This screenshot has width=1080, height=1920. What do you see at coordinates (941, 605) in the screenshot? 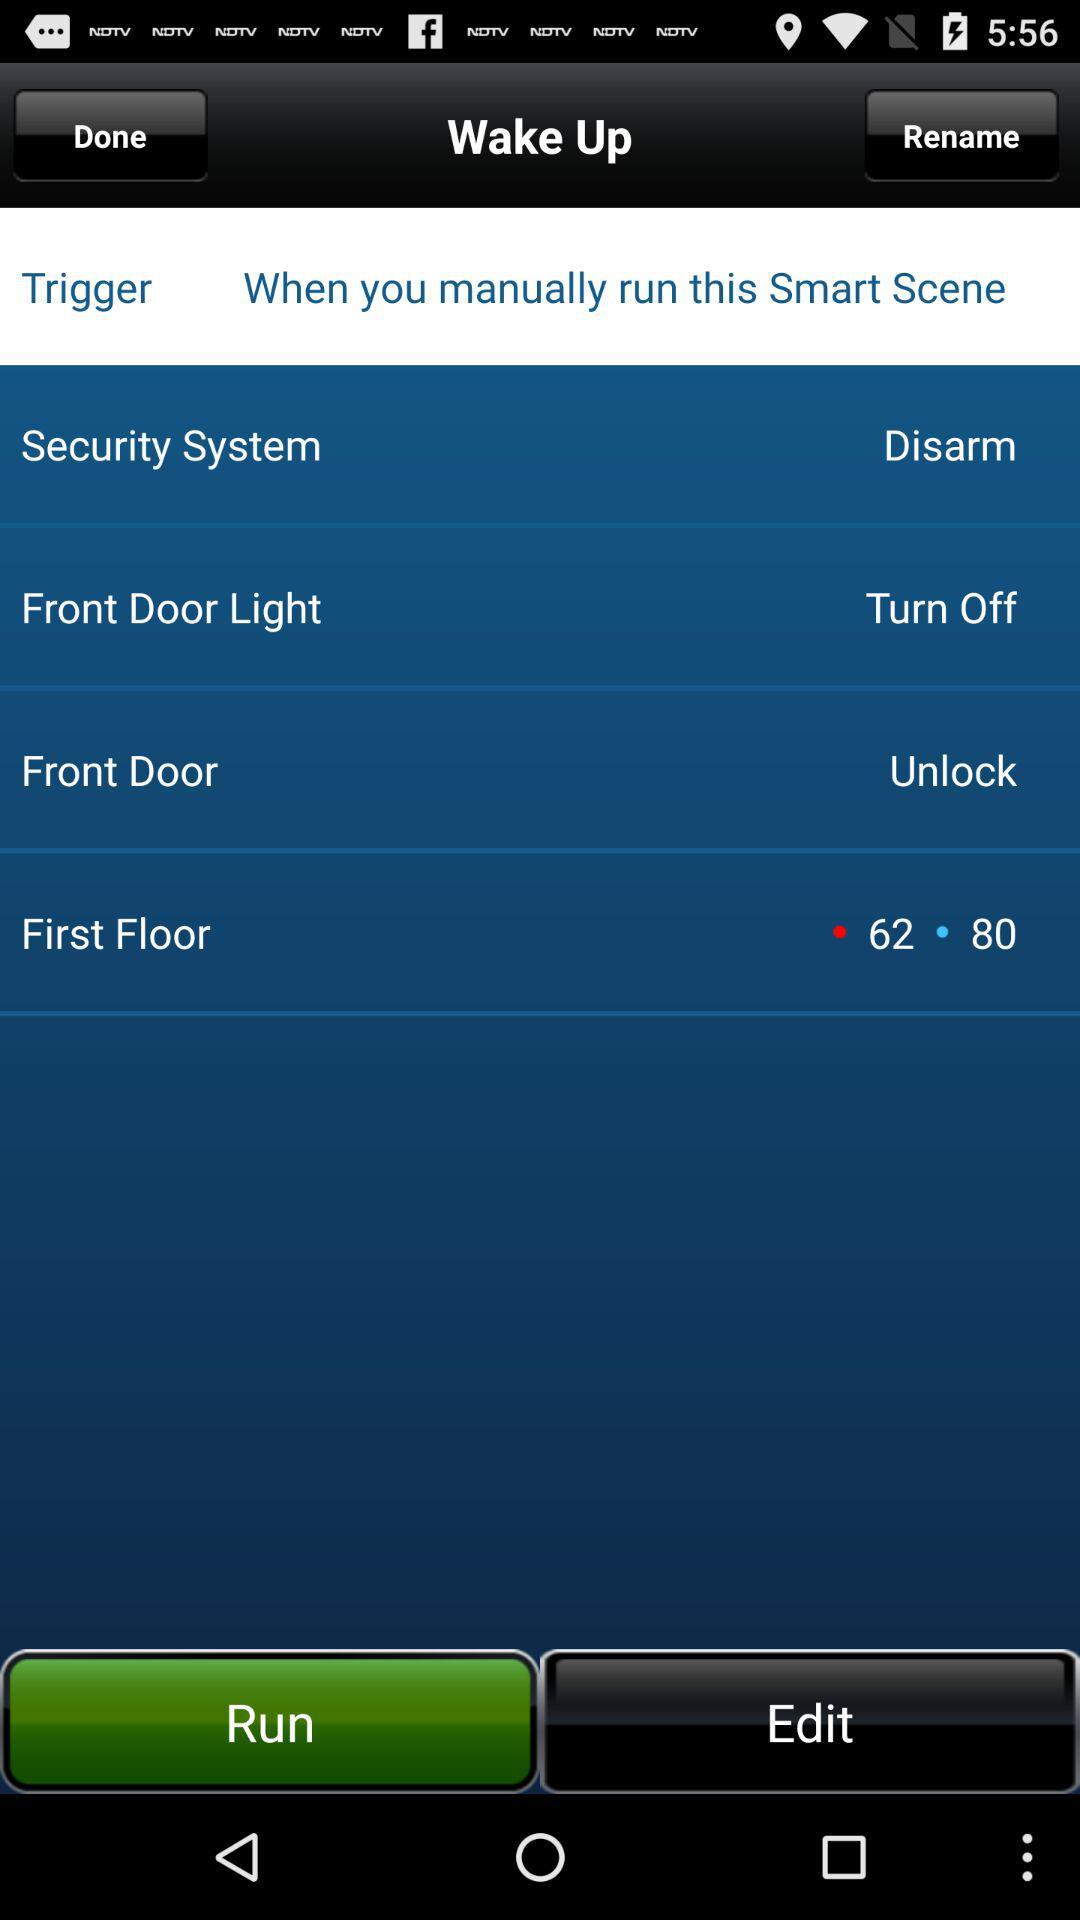
I see `the app above front door icon` at bounding box center [941, 605].